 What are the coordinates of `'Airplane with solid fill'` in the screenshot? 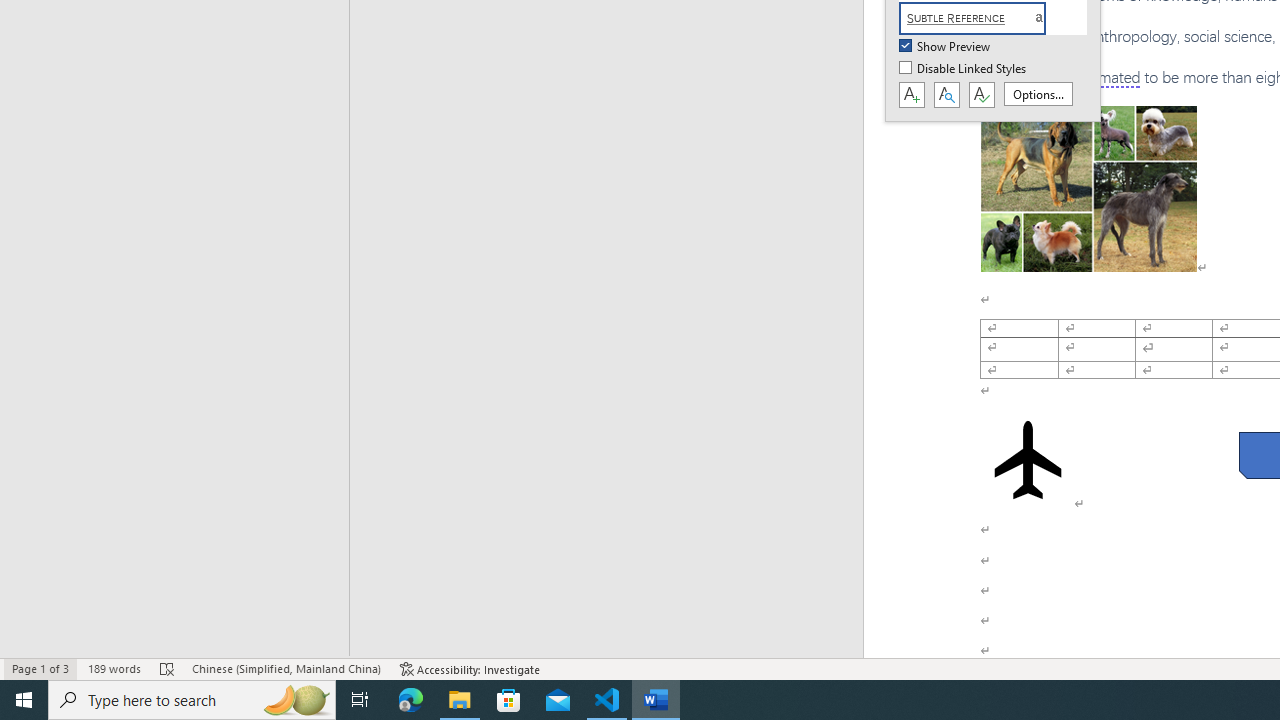 It's located at (1027, 460).